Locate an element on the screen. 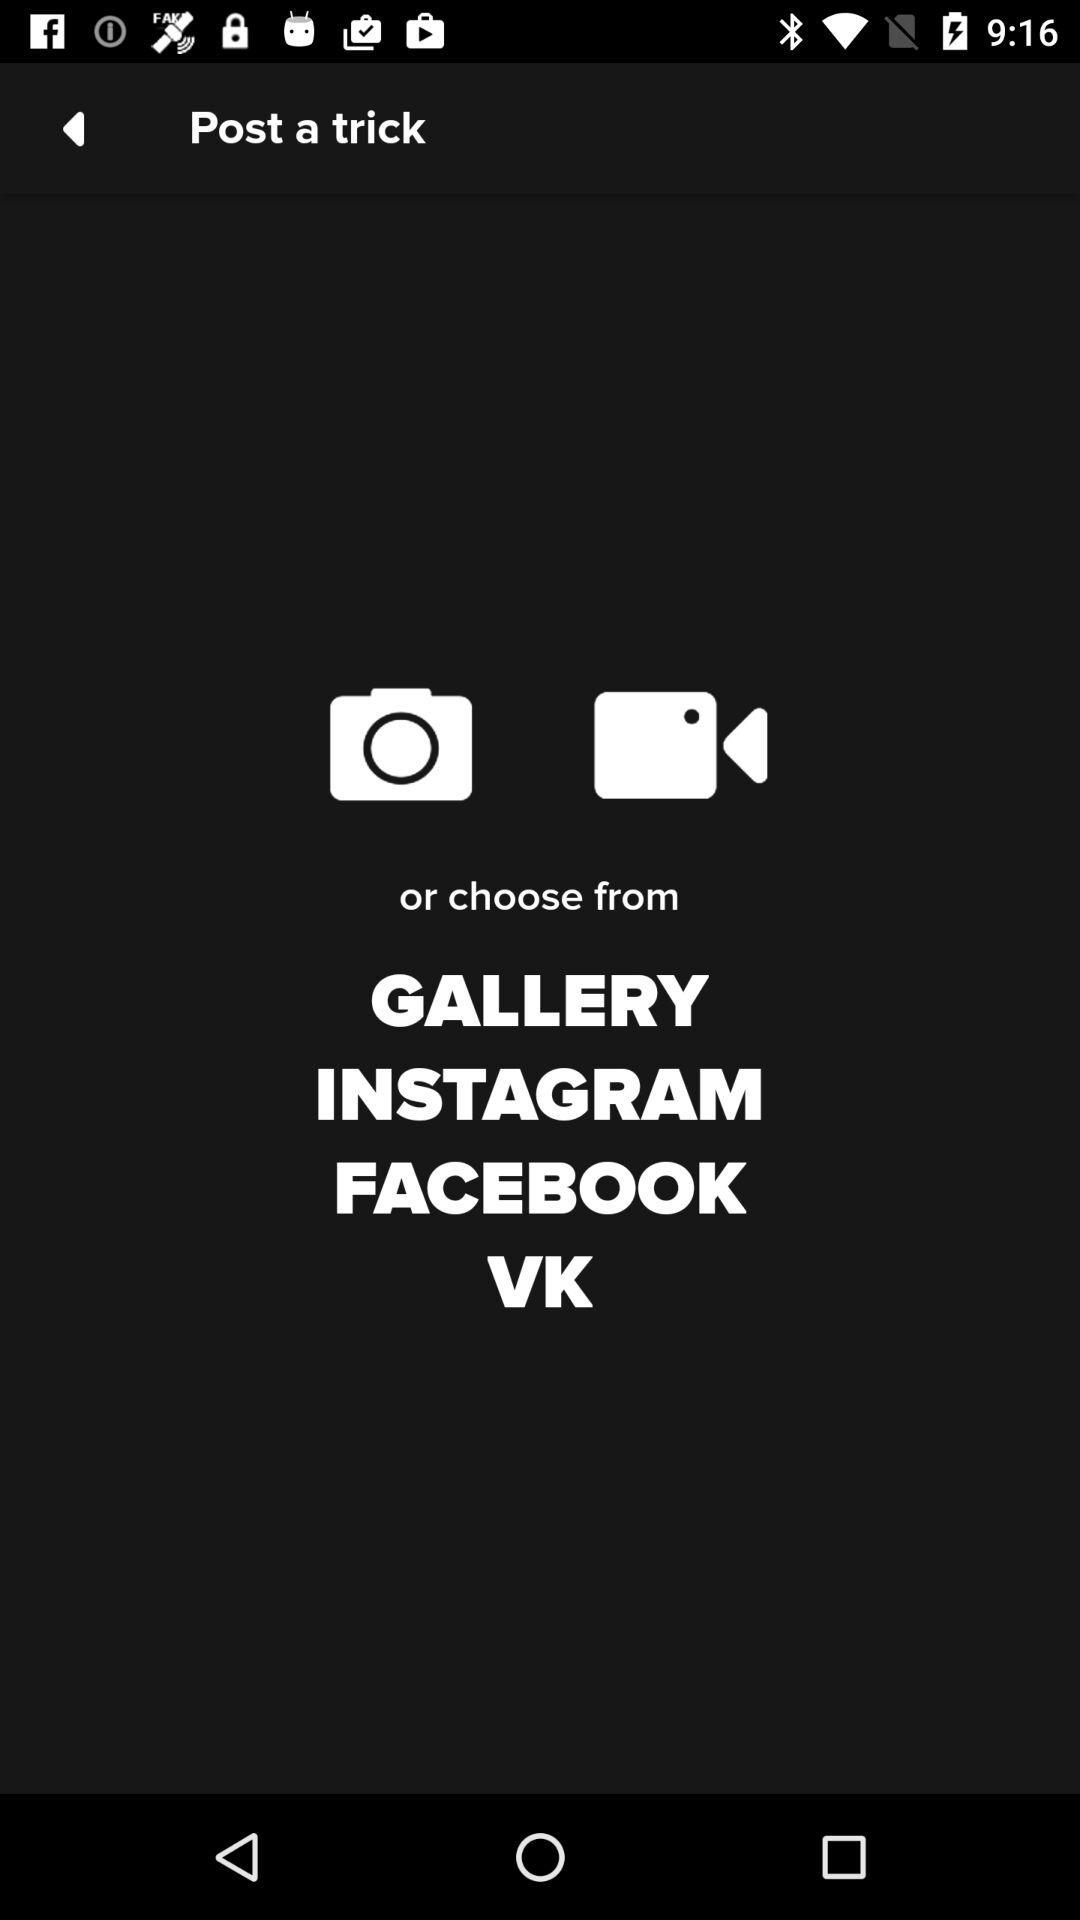 The height and width of the screenshot is (1920, 1080). item next to the post a trick item is located at coordinates (72, 127).